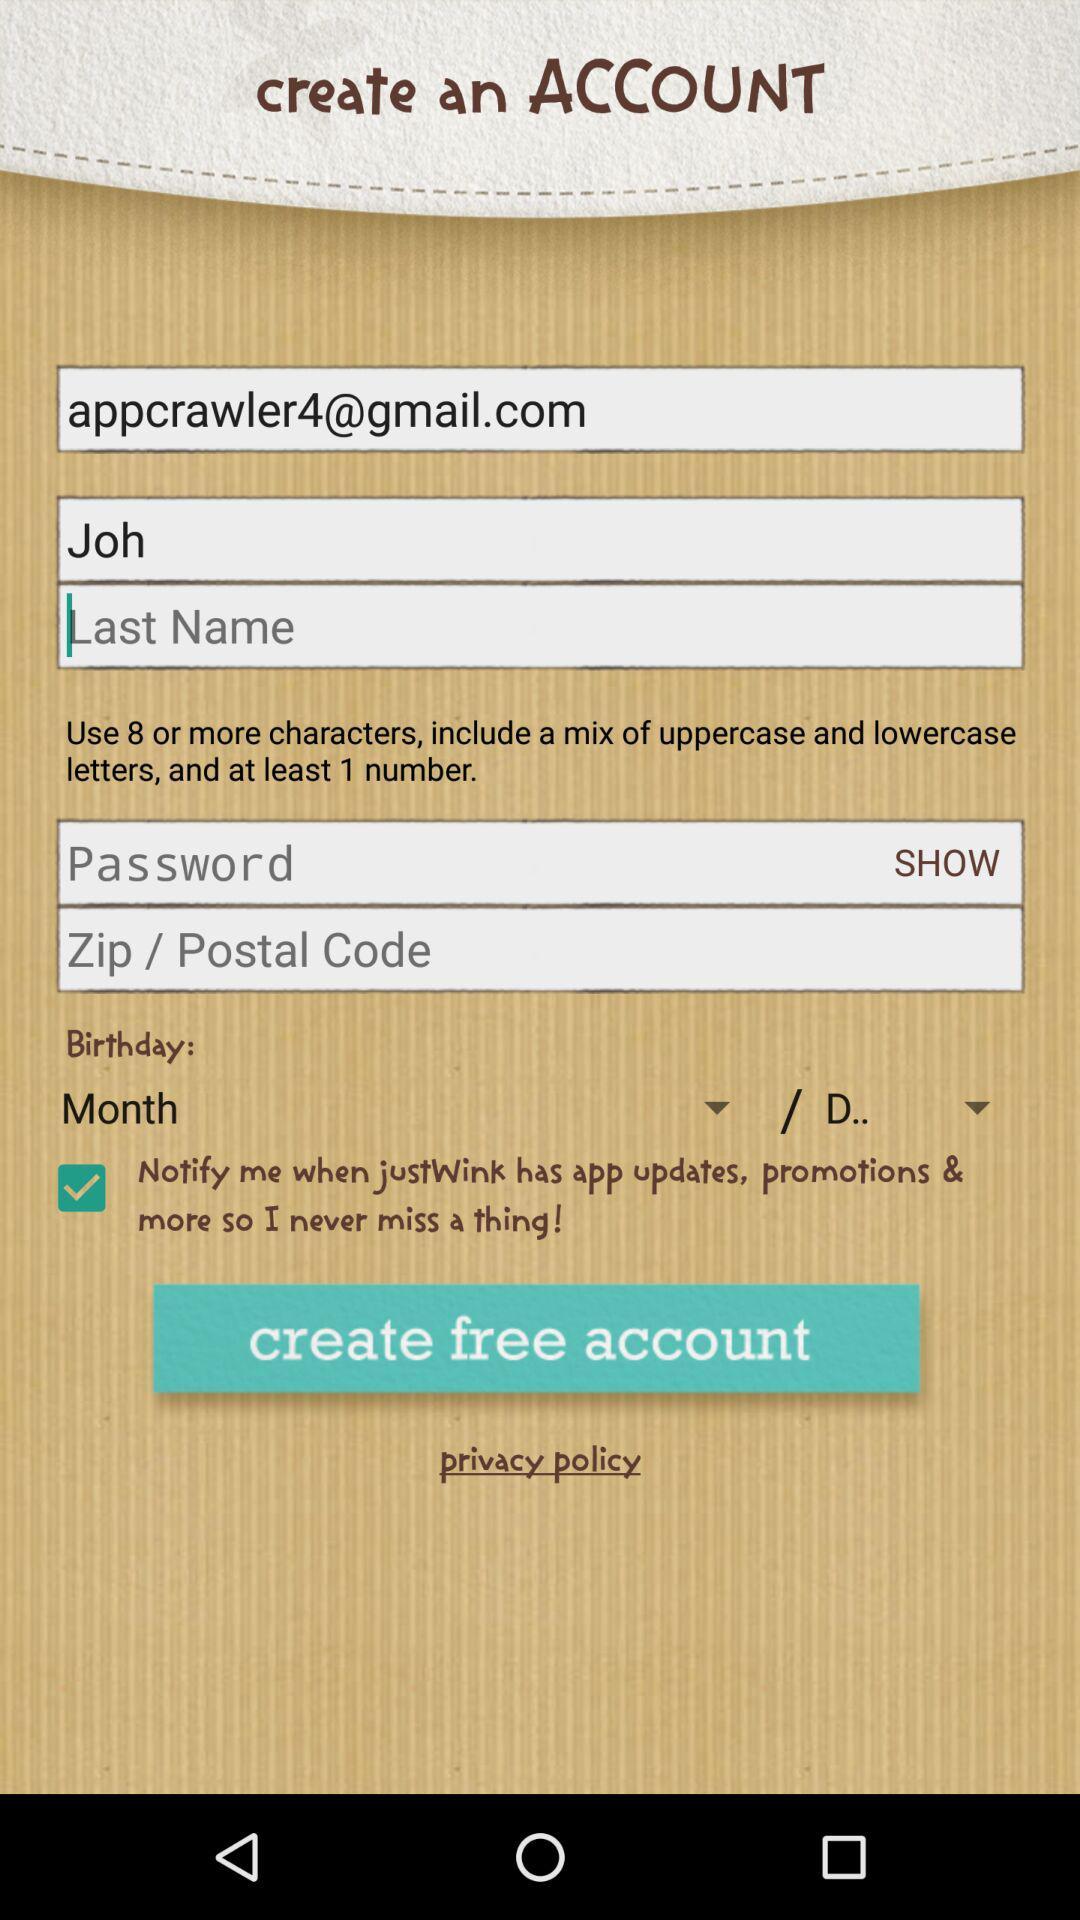 The width and height of the screenshot is (1080, 1920). Describe the element at coordinates (80, 1188) in the screenshot. I see `activate notification for update and promotion` at that location.